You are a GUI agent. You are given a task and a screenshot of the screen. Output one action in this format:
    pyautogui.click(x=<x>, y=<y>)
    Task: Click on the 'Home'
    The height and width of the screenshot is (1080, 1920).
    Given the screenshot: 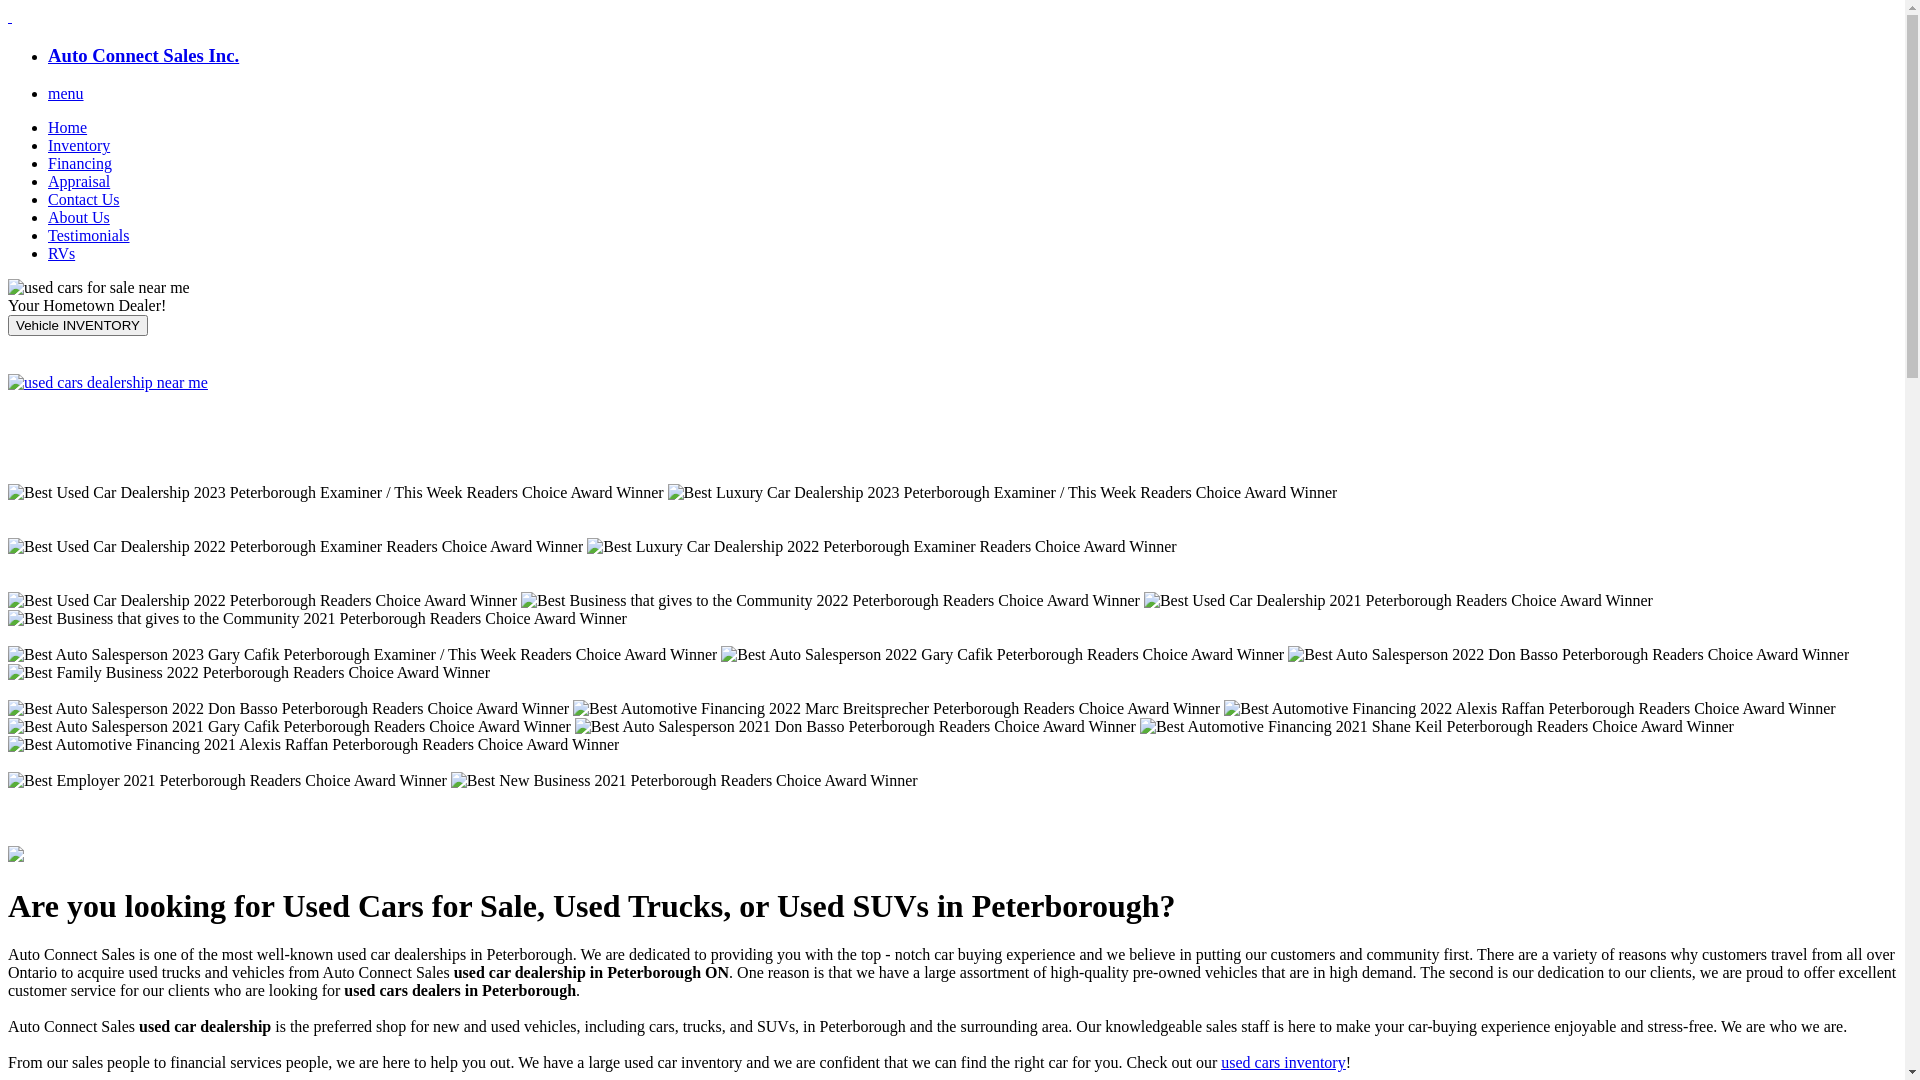 What is the action you would take?
    pyautogui.click(x=67, y=127)
    